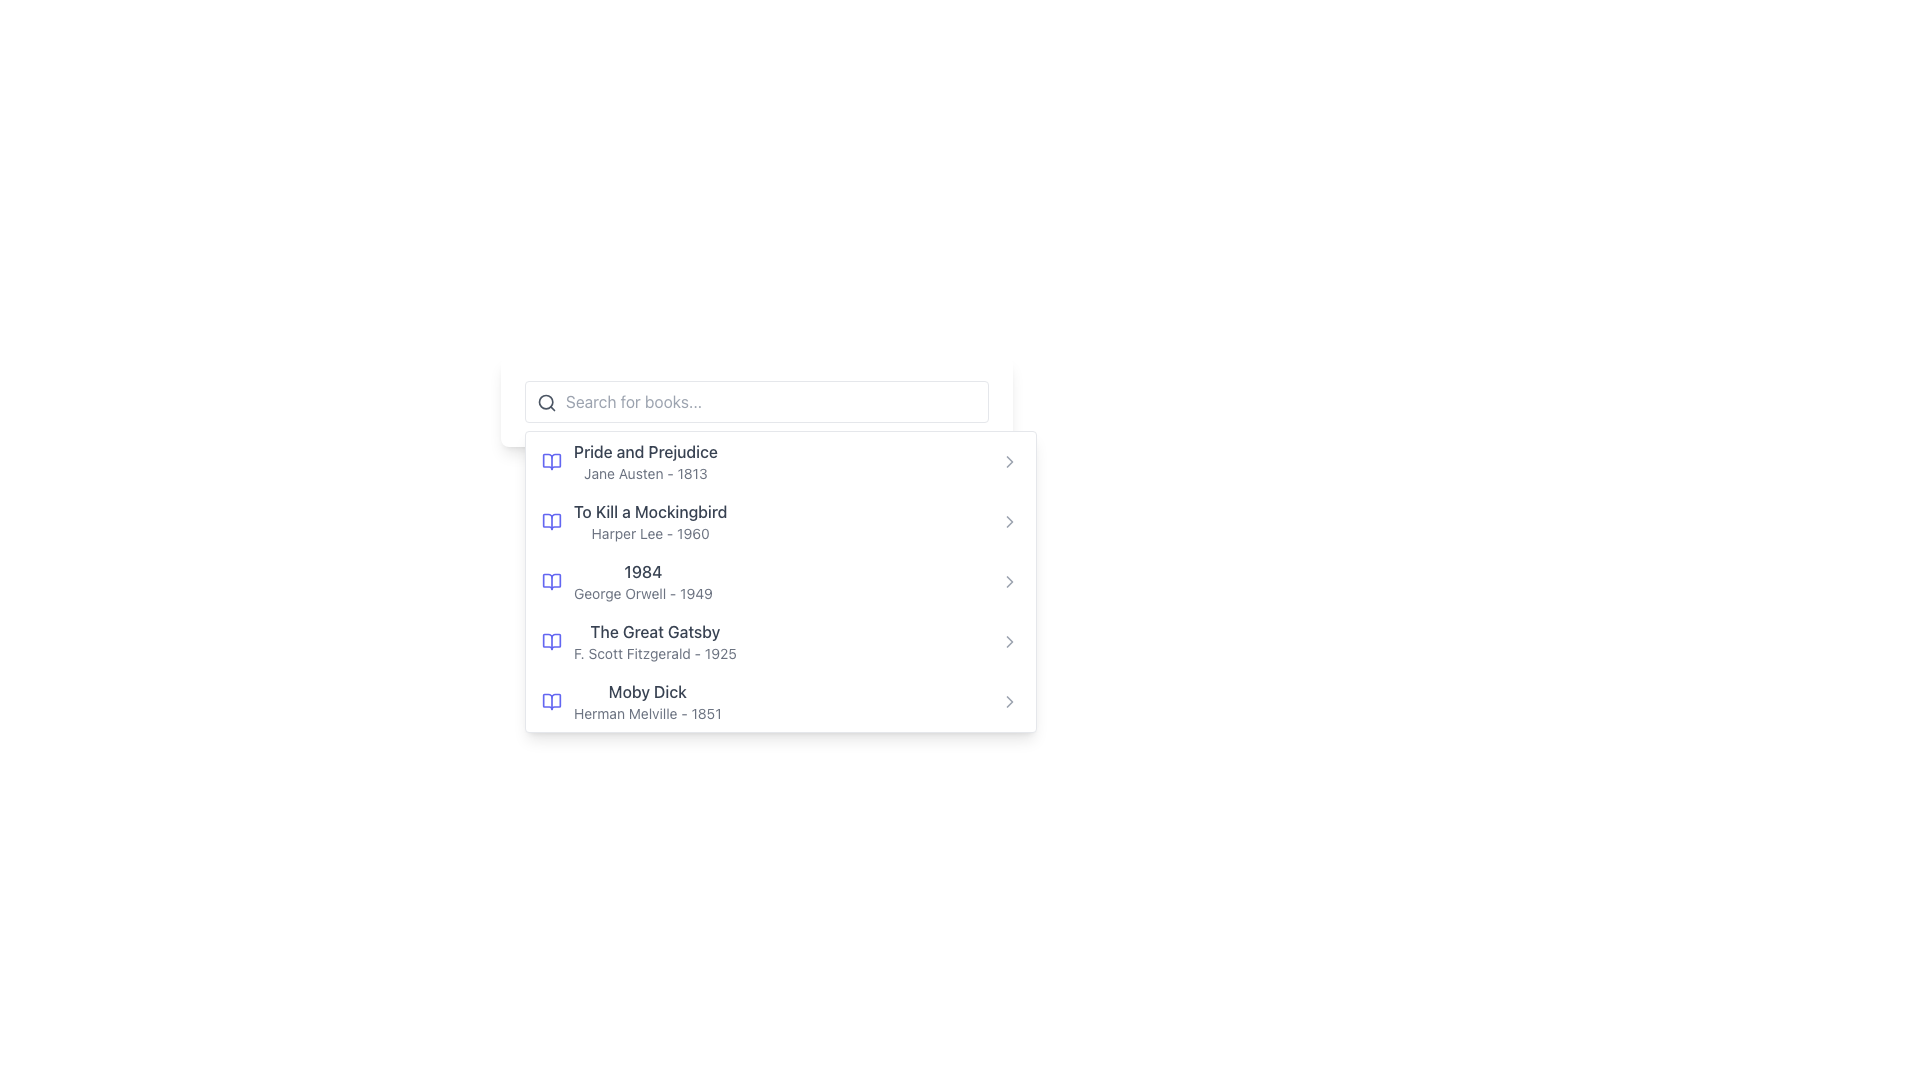 The width and height of the screenshot is (1920, 1080). Describe the element at coordinates (780, 582) in the screenshot. I see `the third item in the dropdown menu that displays the book title '1984' by George Orwell by clicking on it` at that location.